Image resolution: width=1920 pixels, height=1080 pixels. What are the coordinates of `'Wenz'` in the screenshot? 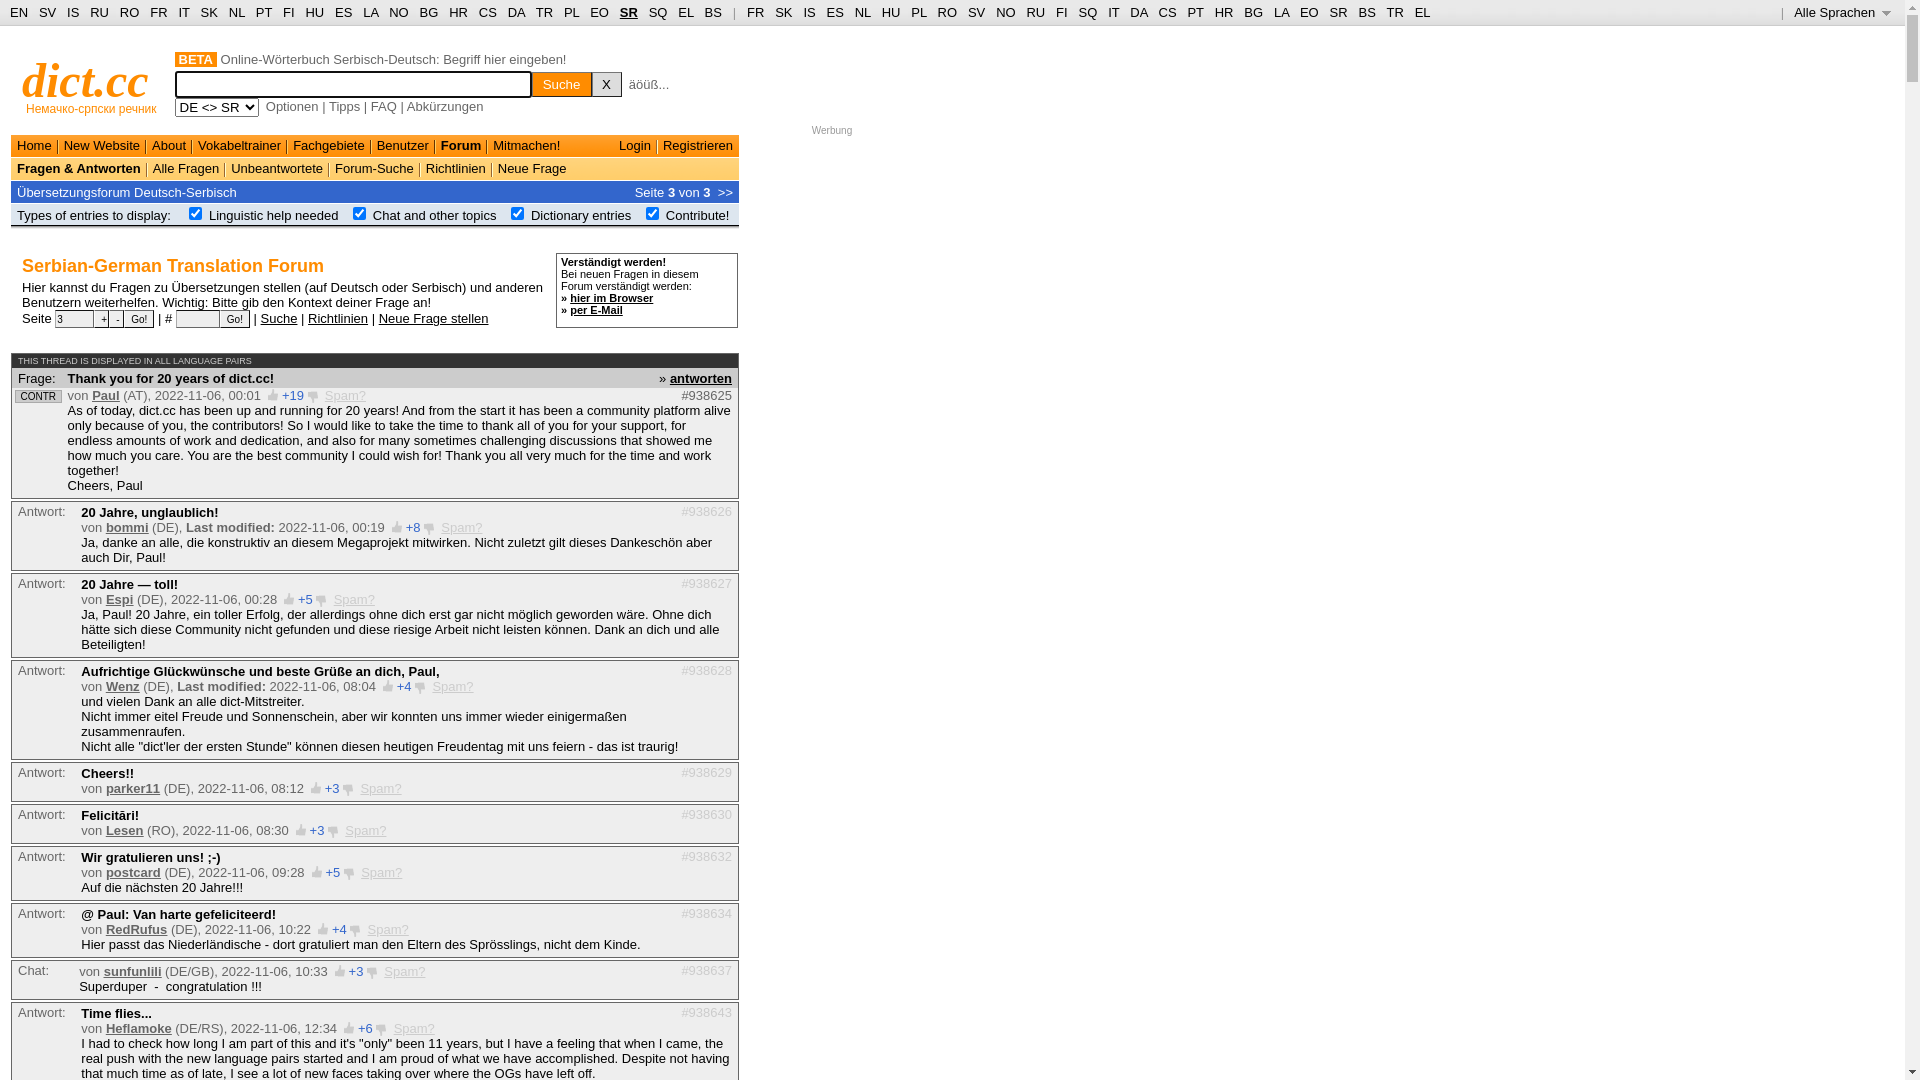 It's located at (122, 685).